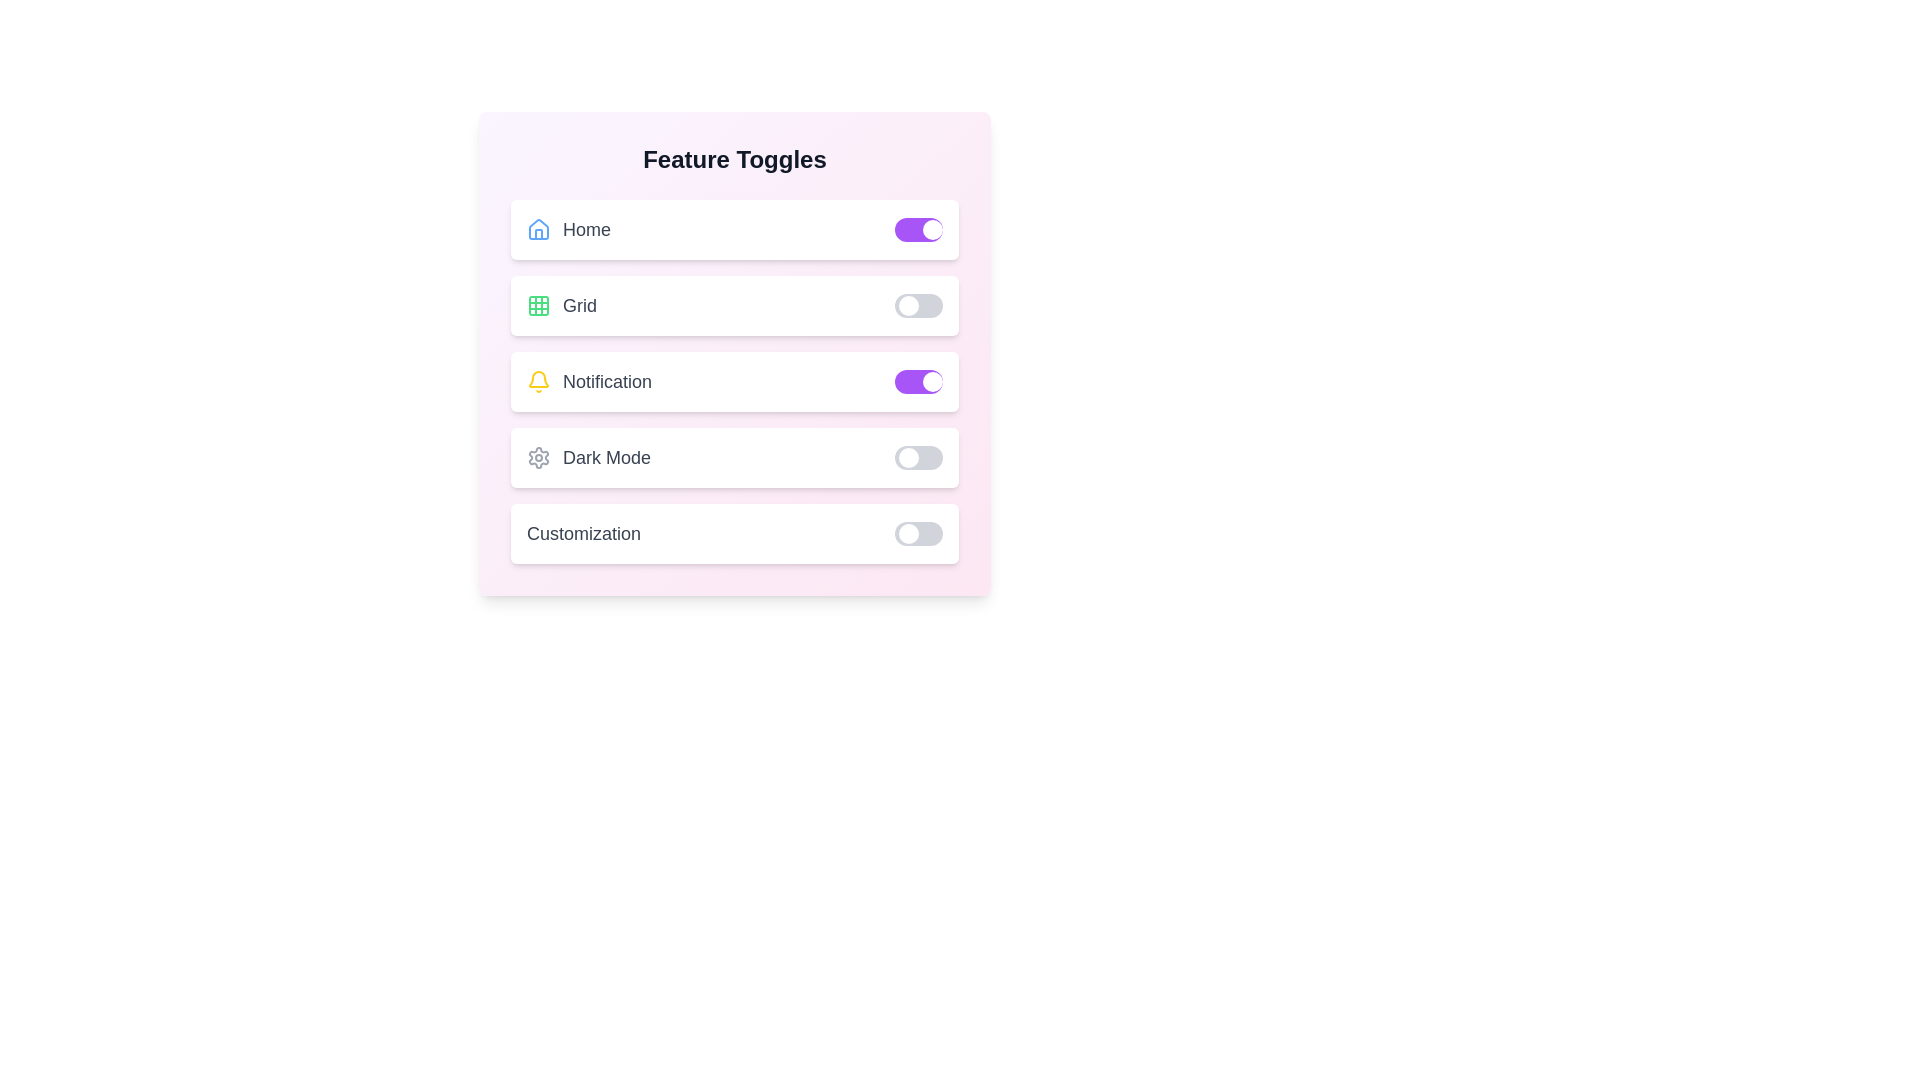 The height and width of the screenshot is (1080, 1920). Describe the element at coordinates (588, 458) in the screenshot. I see `the 'Dark Mode' label, which is the fourth item in the vertical list of toggle options in the 'Feature Toggles' section, positioned below the 'Notification' toggle` at that location.